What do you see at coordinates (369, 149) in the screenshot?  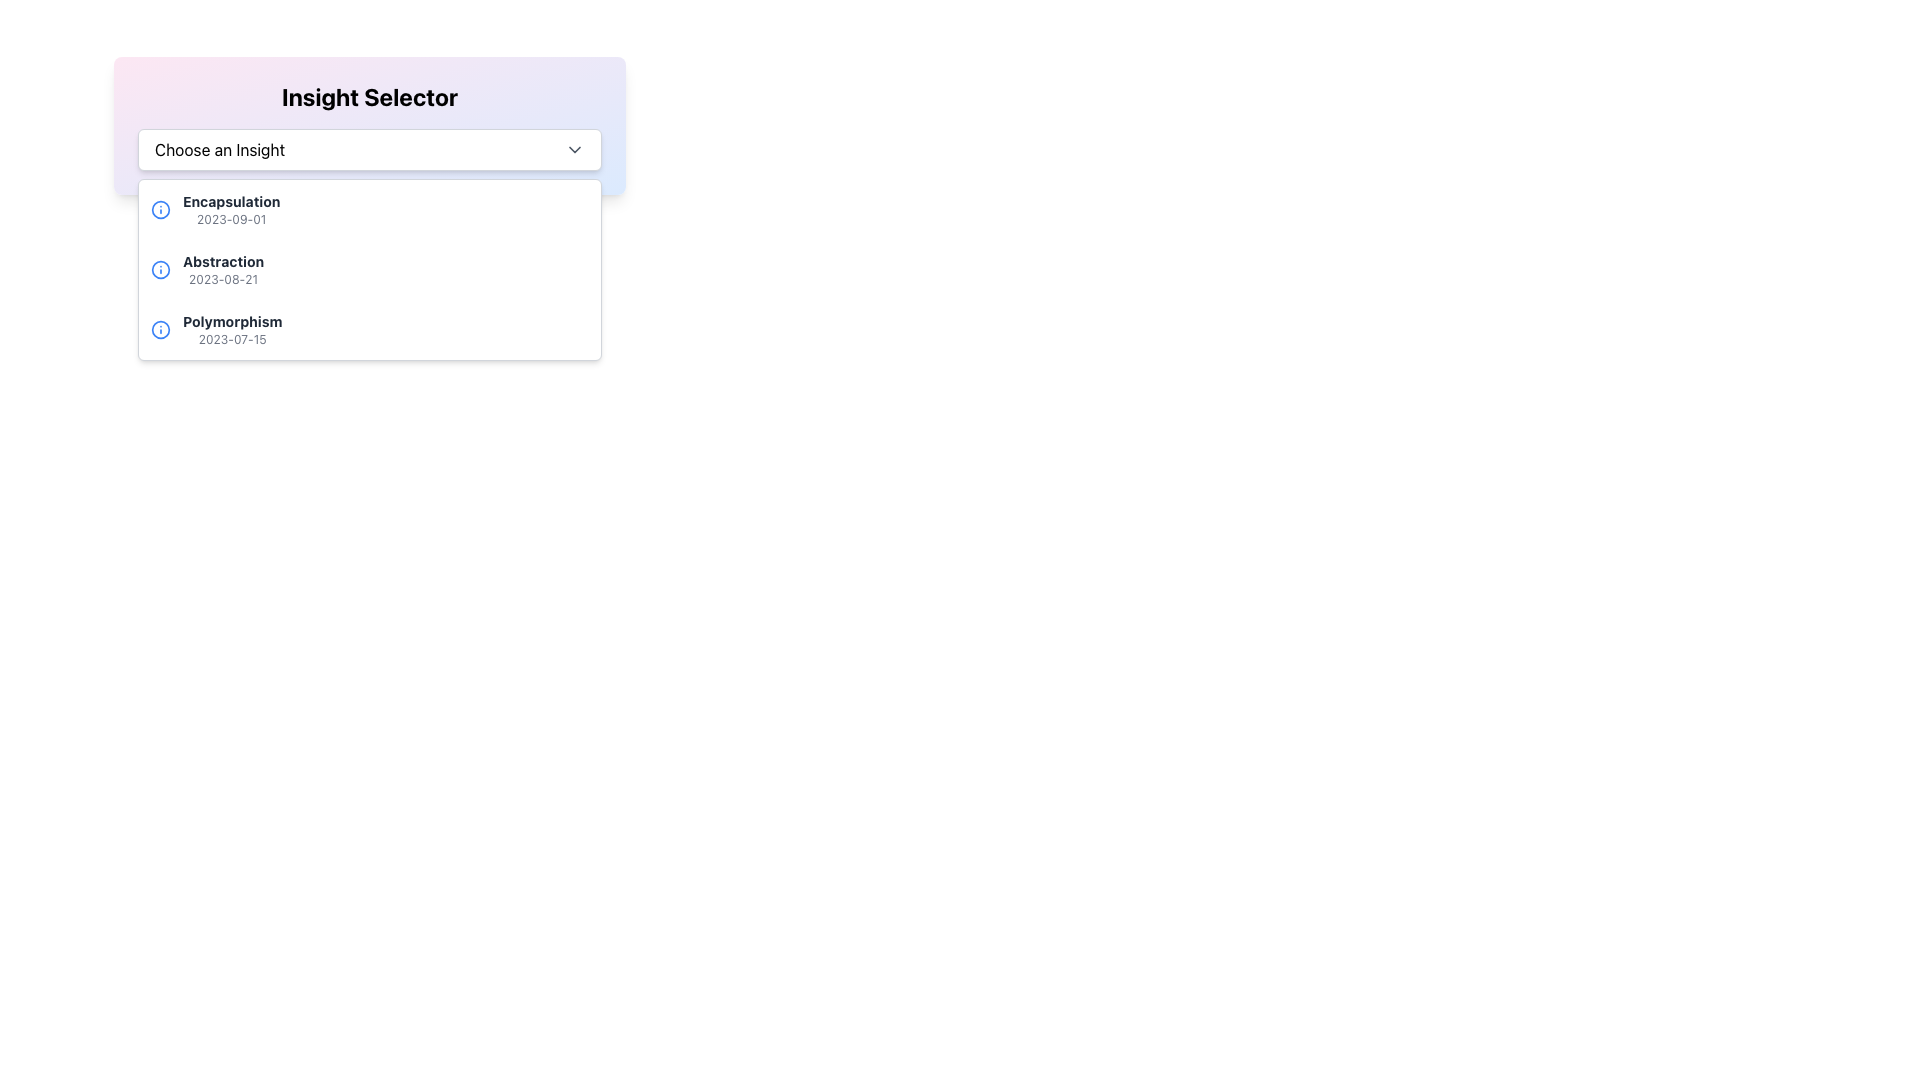 I see `the dropdown menu located below the title 'Insight Selector'` at bounding box center [369, 149].